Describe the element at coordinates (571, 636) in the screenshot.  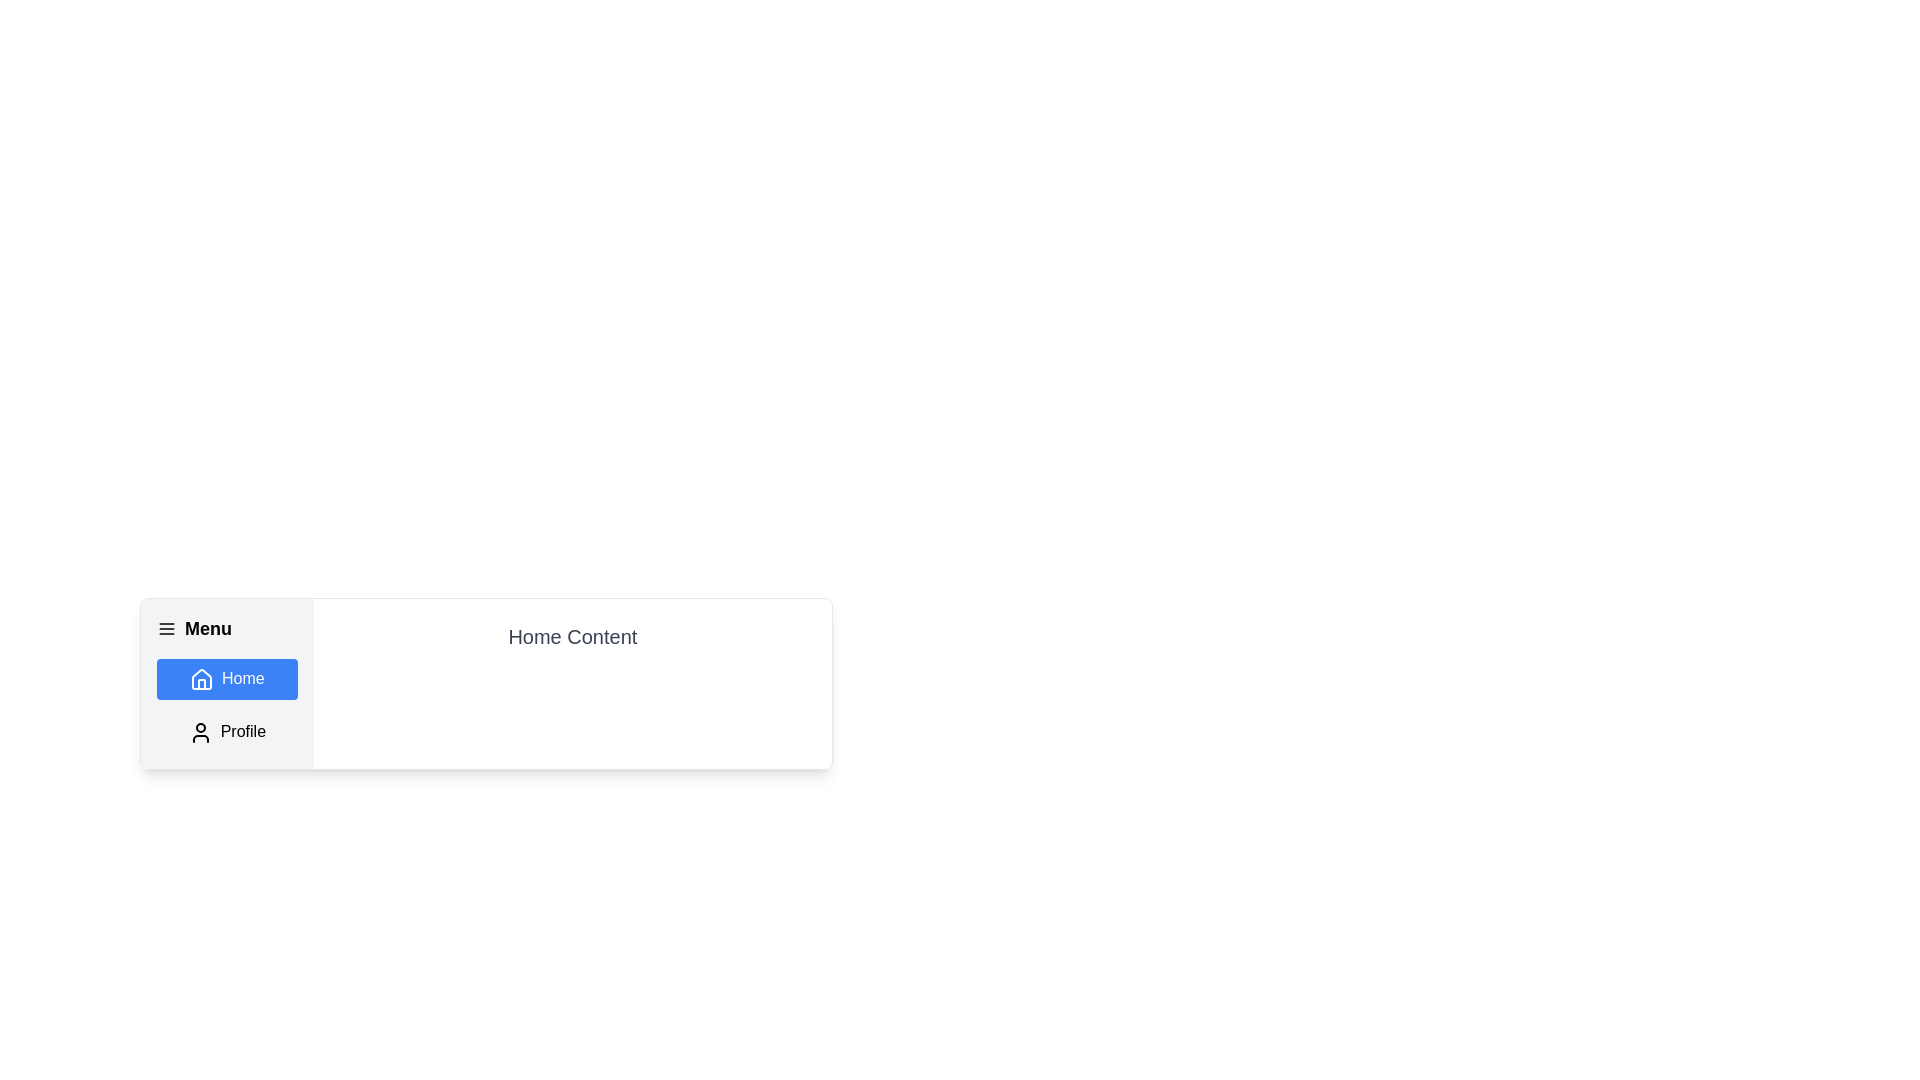
I see `the text element displaying 'Home Content' styled in gray, located` at that location.